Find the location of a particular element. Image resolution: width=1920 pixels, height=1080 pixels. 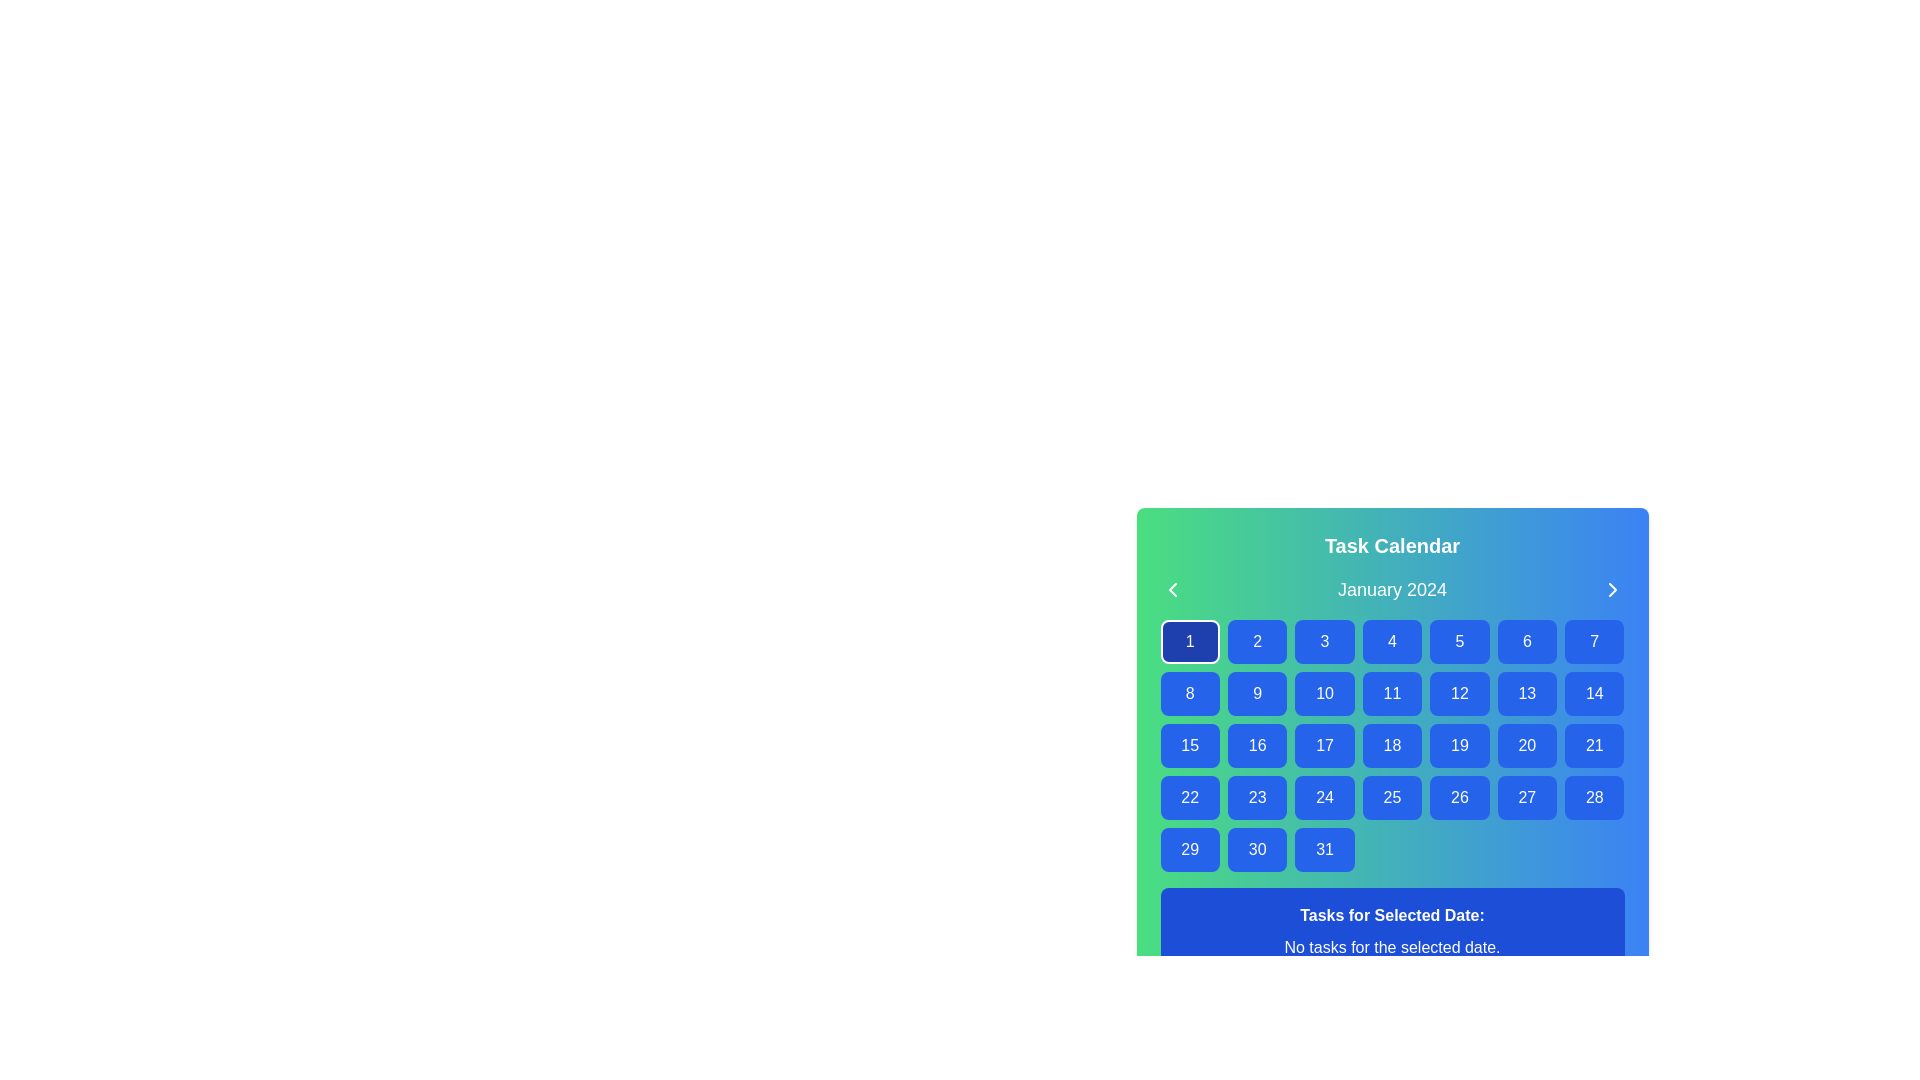

the blue rectangular button with rounded edges containing the white text '17' is located at coordinates (1324, 745).